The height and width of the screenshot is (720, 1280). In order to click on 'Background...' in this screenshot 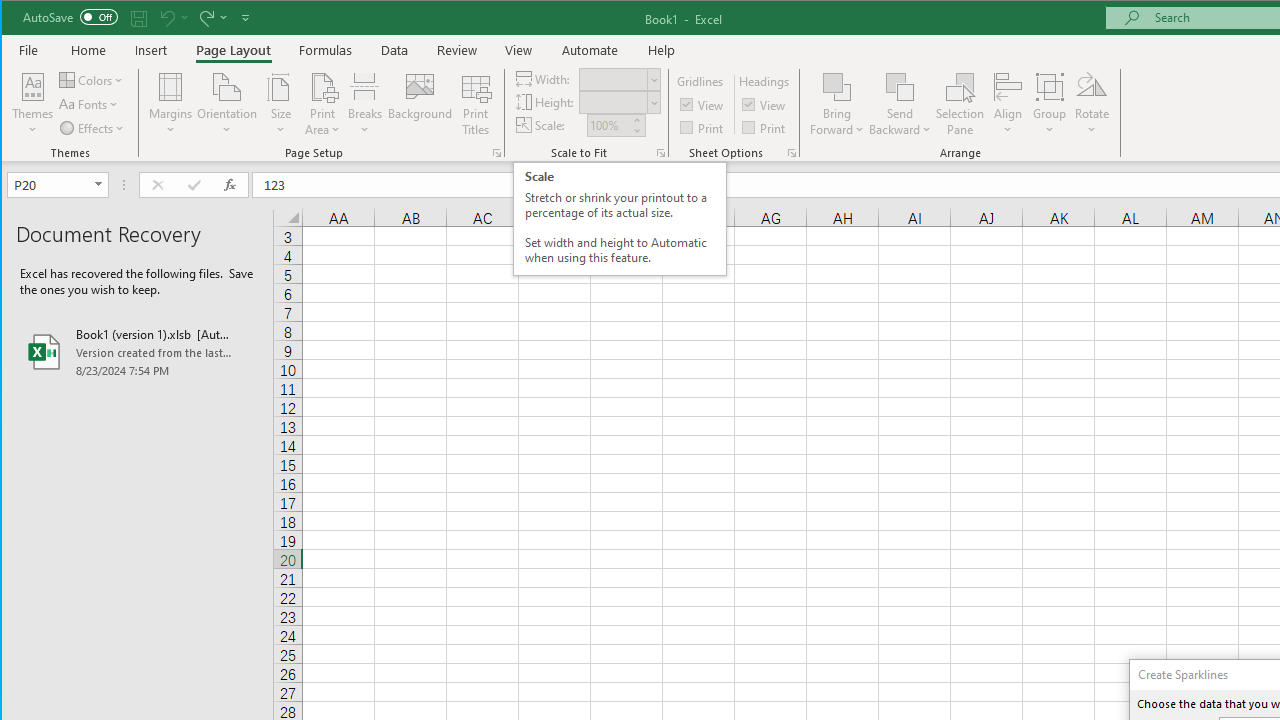, I will do `click(419, 104)`.